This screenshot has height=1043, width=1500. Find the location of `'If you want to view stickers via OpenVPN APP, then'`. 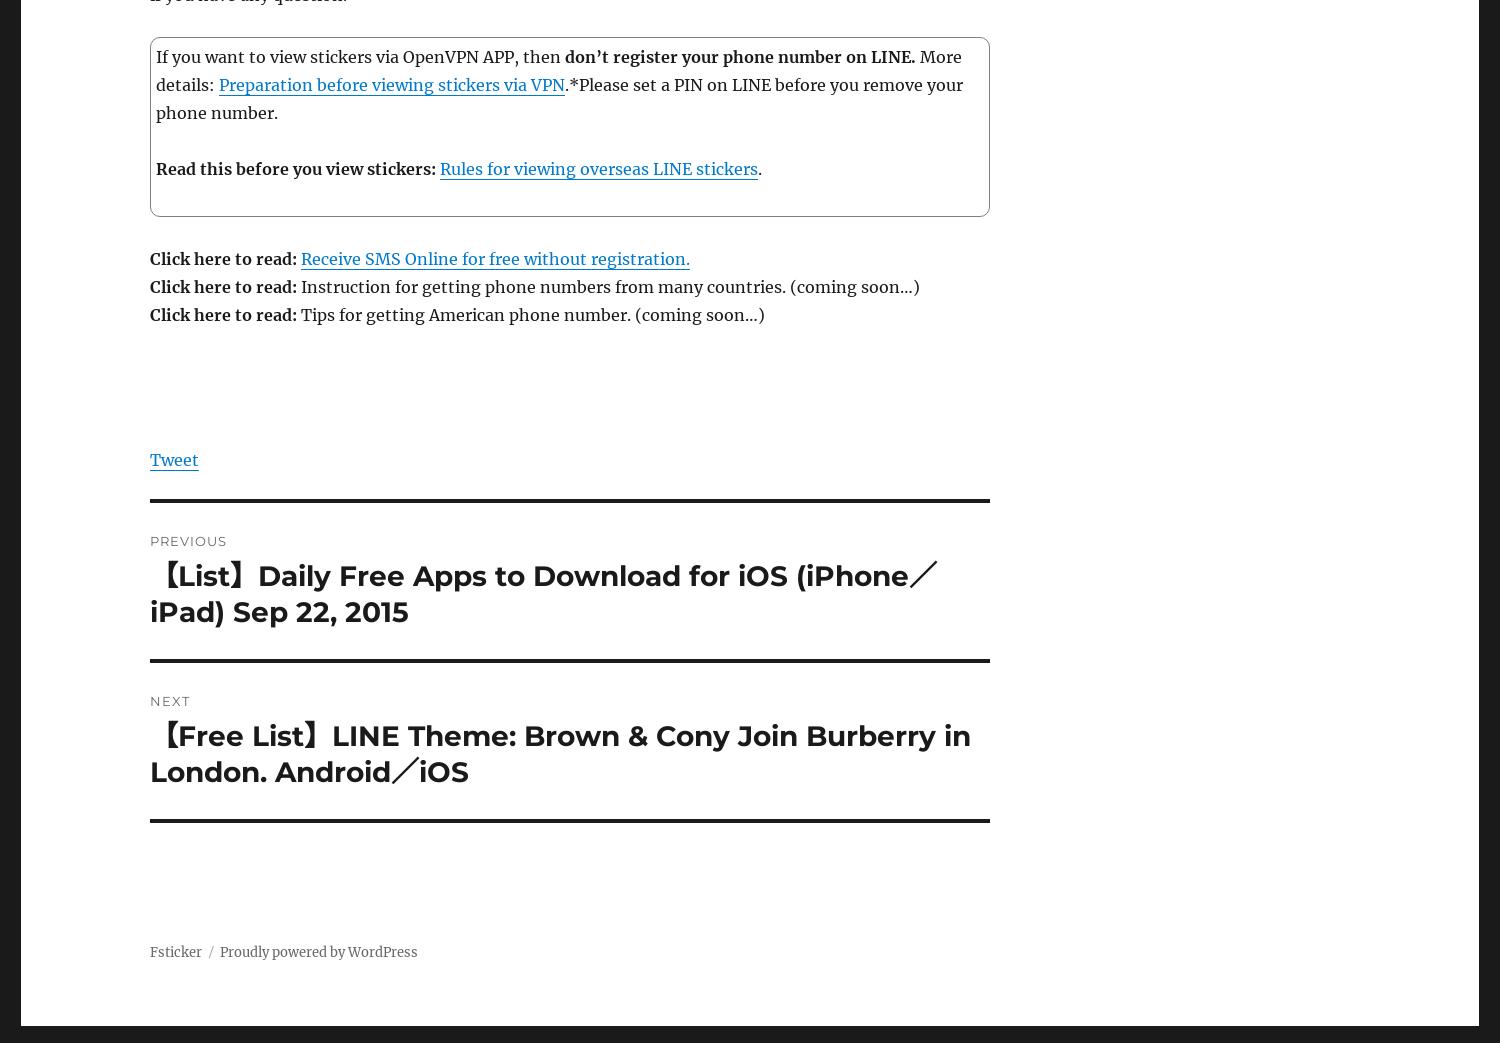

'If you want to view stickers via OpenVPN APP, then' is located at coordinates (359, 56).